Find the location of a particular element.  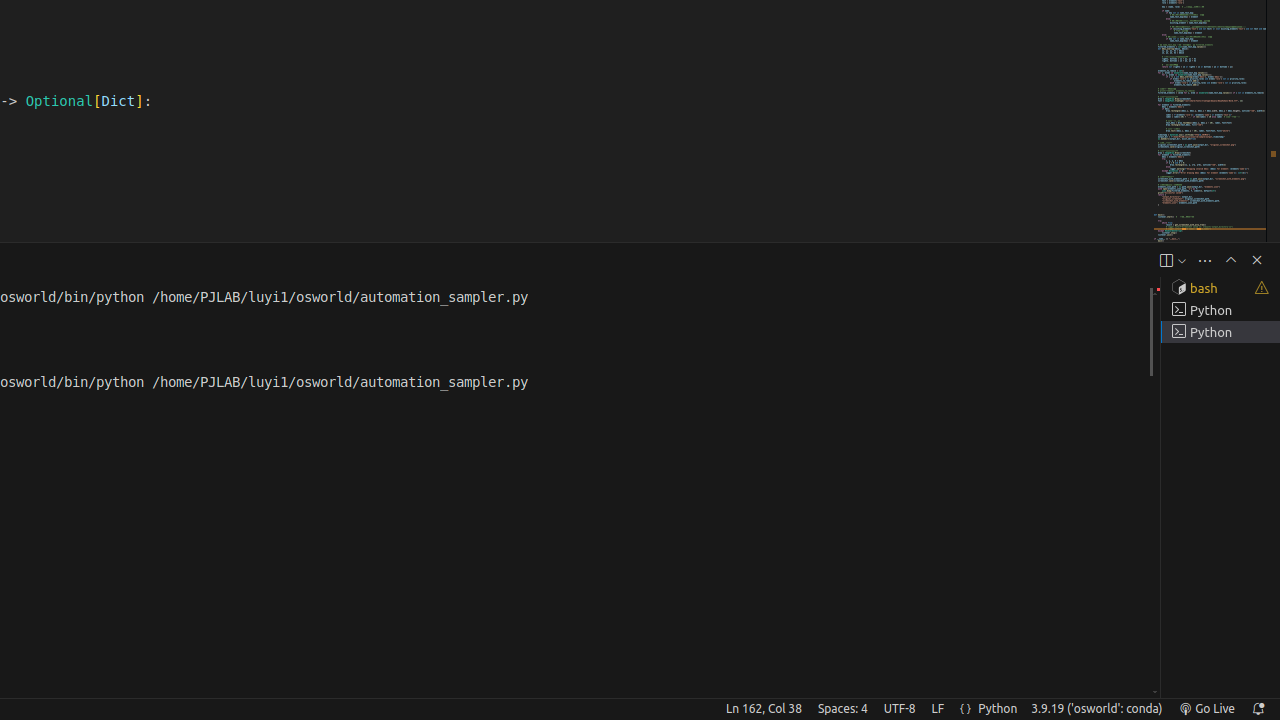

'Ln 162, Col 38' is located at coordinates (763, 707).